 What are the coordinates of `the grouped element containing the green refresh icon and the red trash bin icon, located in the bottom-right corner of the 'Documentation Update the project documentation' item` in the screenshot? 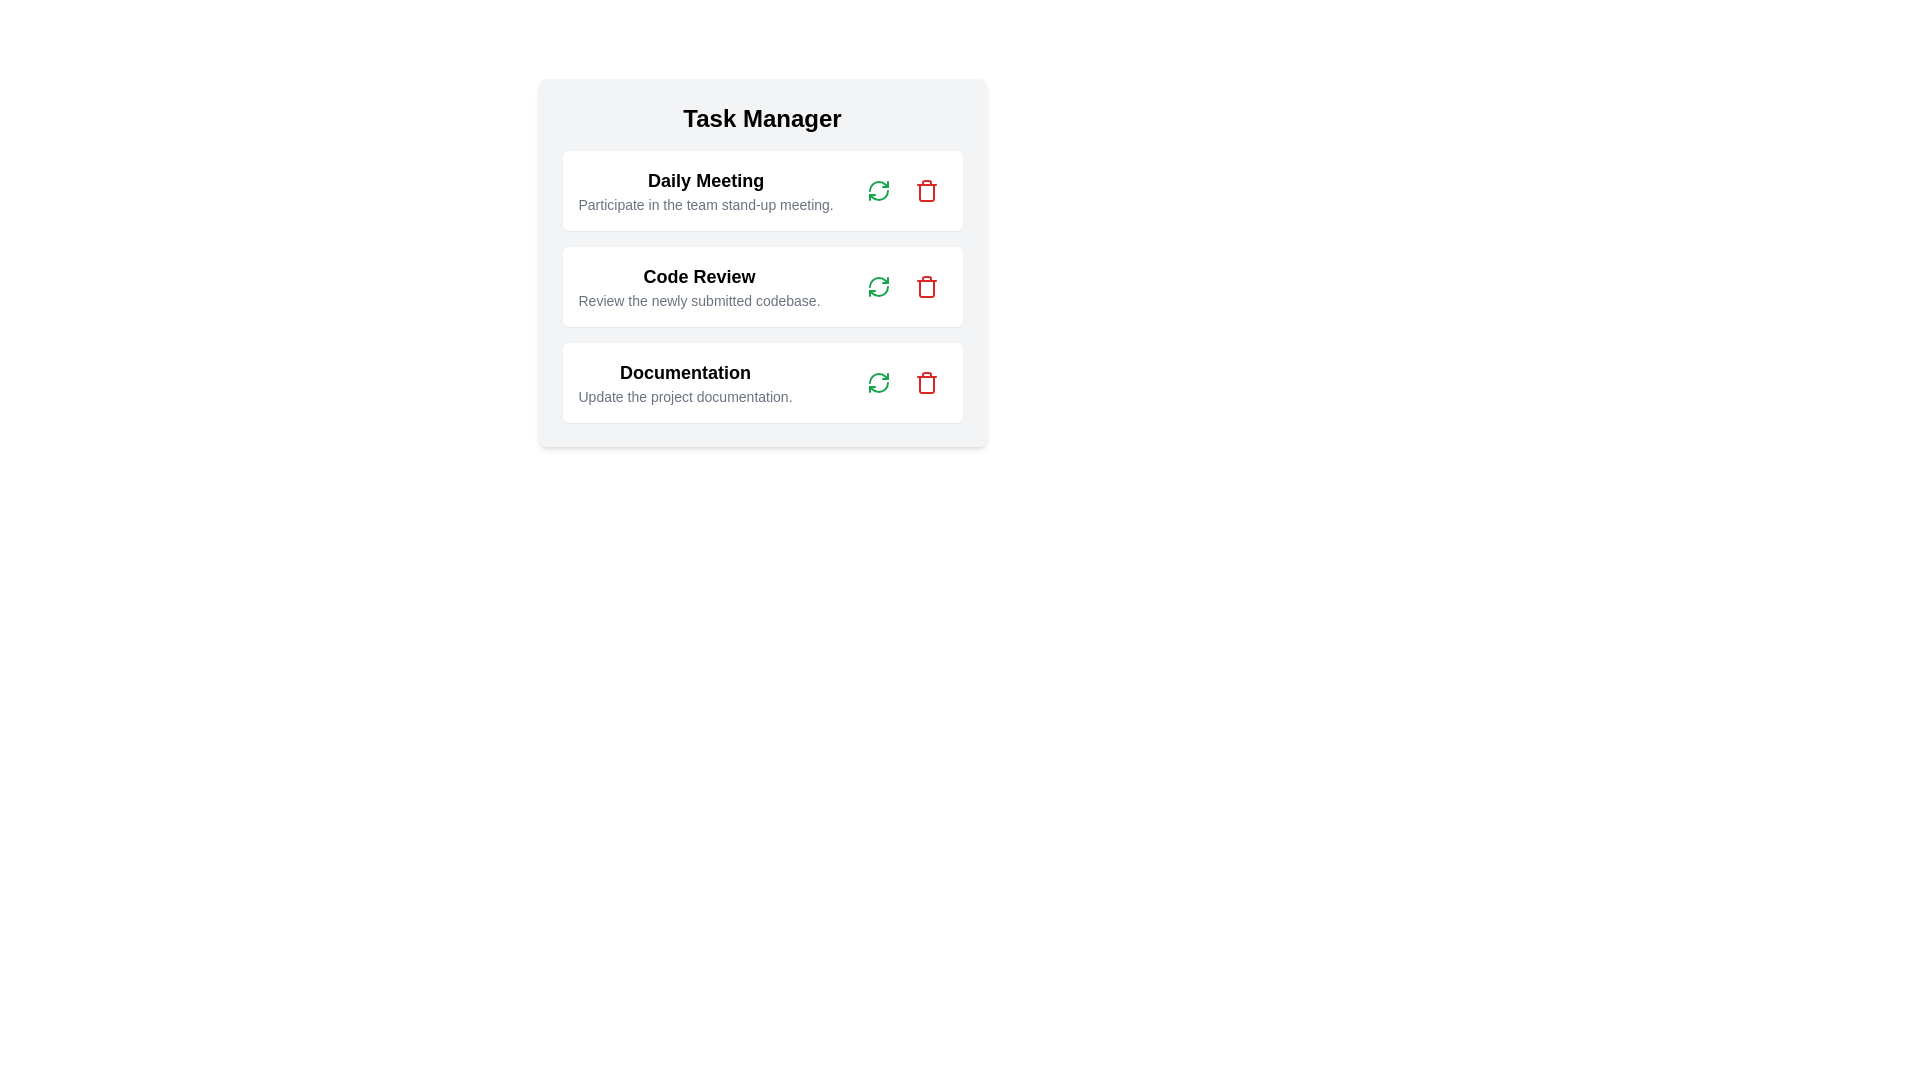 It's located at (901, 382).